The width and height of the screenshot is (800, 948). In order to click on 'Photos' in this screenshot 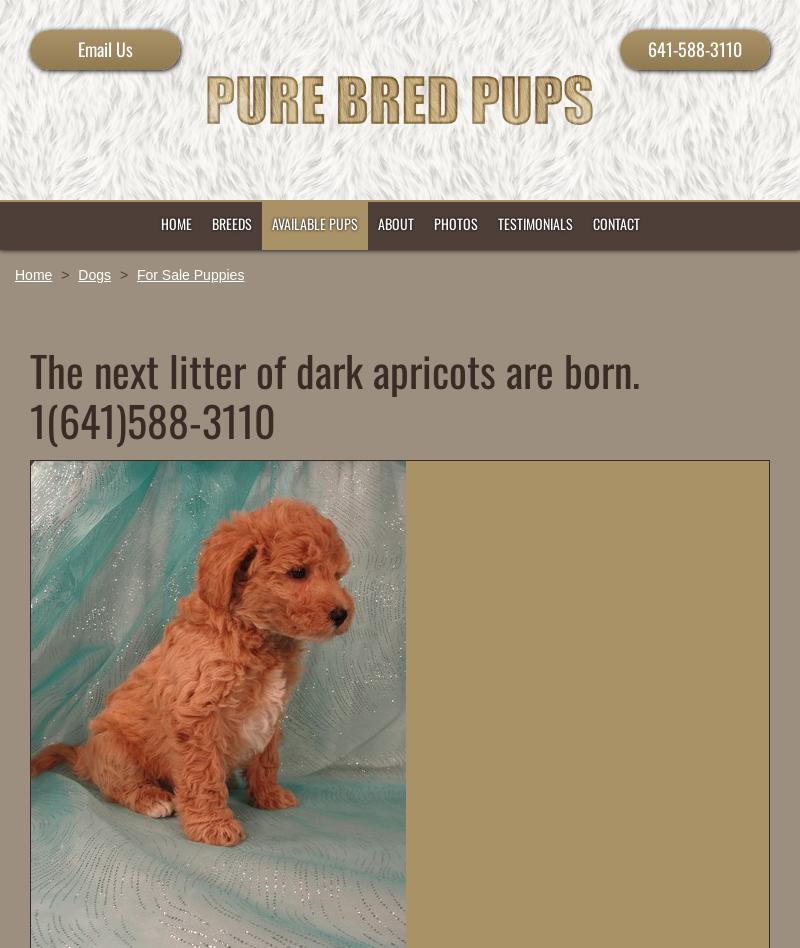, I will do `click(453, 222)`.